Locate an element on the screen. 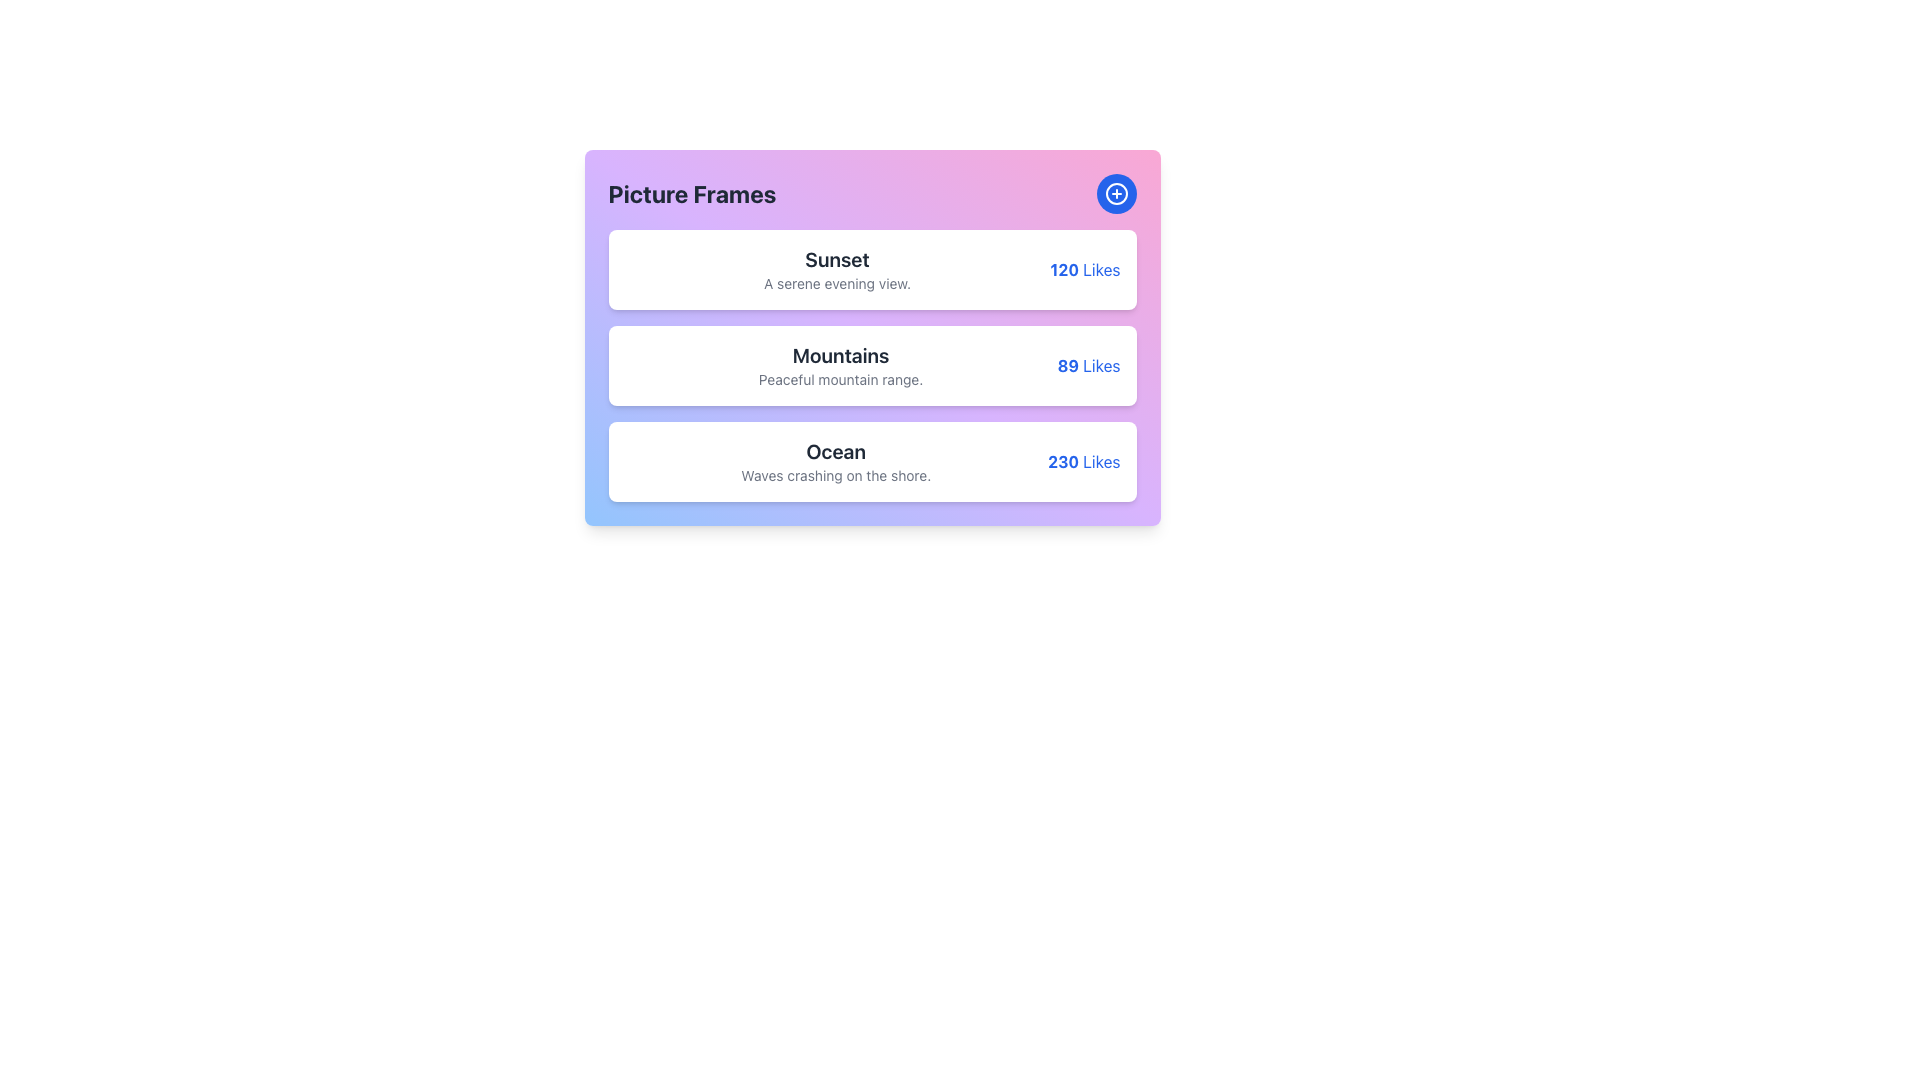  the text label displaying '89 Likes' in bold blue font, located on the right side of the 'Mountains' card, third row under 'Picture Frames' is located at coordinates (1088, 366).